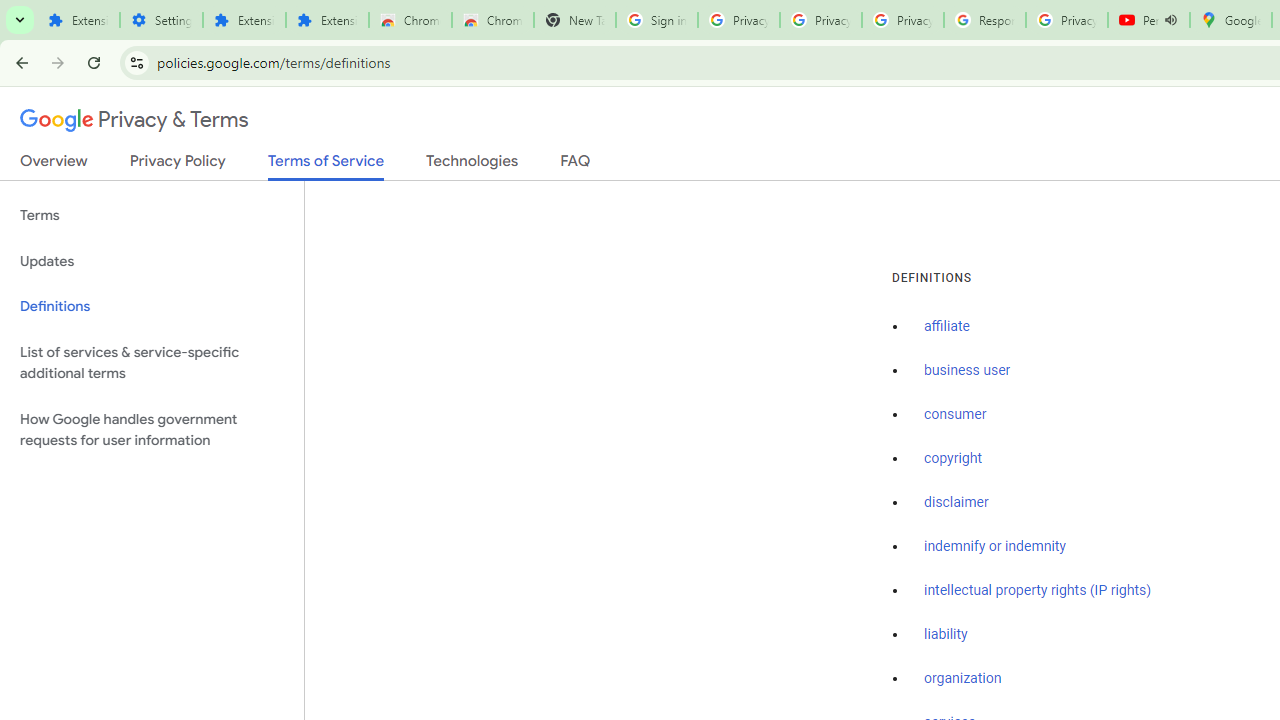 The width and height of the screenshot is (1280, 720). I want to click on 'Mute tab', so click(1171, 20).